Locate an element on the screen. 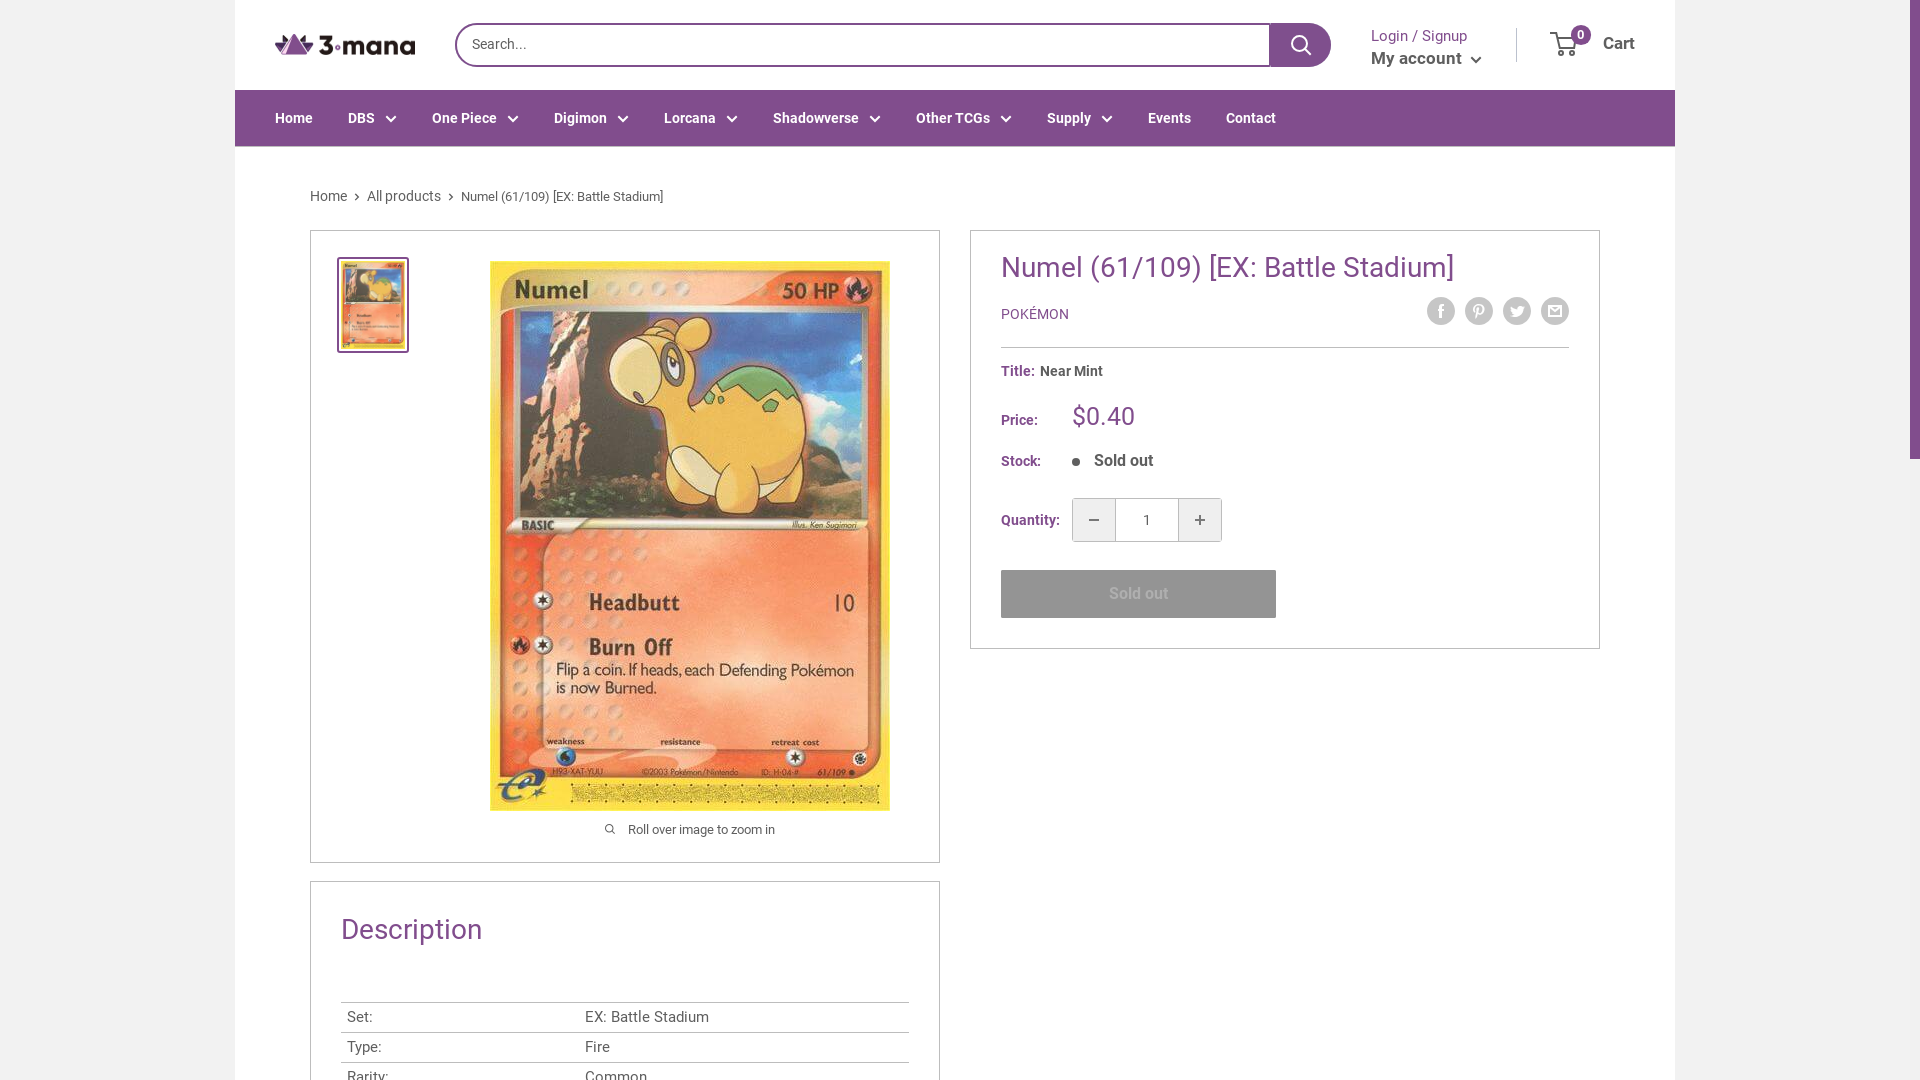 The image size is (1920, 1080). 'Home' is located at coordinates (328, 196).